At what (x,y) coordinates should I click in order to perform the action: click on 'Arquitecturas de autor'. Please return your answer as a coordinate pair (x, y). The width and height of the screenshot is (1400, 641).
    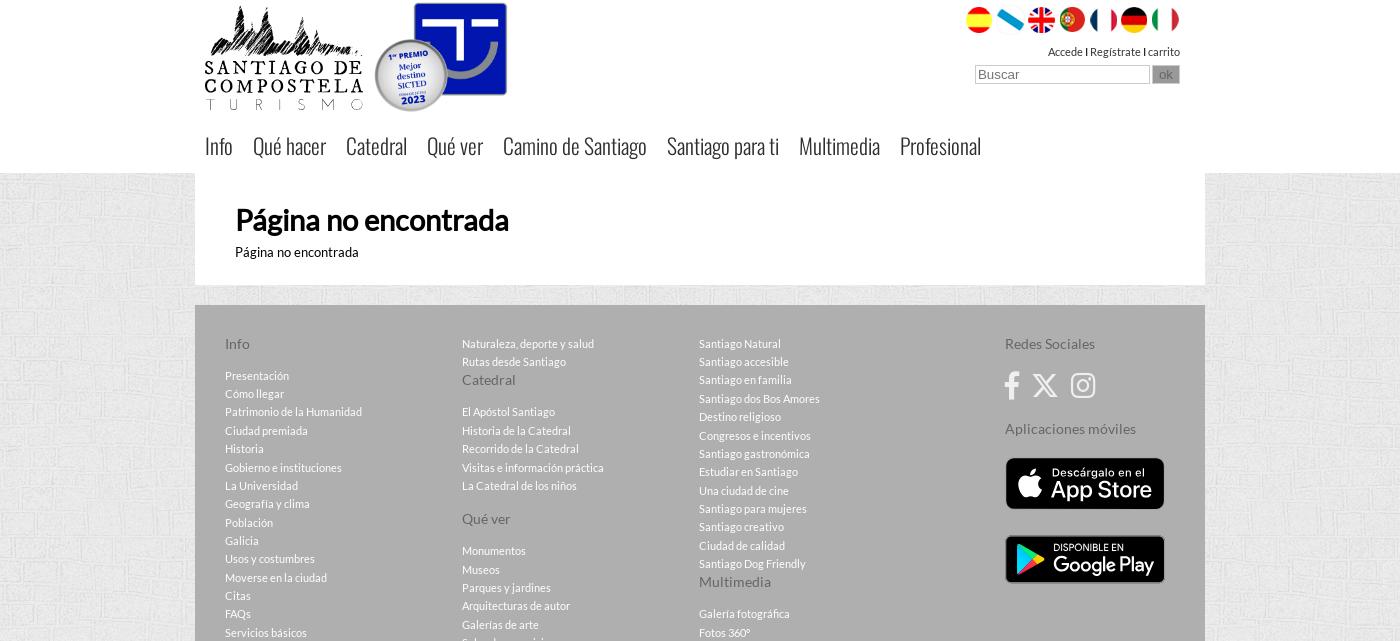
    Looking at the image, I should click on (516, 604).